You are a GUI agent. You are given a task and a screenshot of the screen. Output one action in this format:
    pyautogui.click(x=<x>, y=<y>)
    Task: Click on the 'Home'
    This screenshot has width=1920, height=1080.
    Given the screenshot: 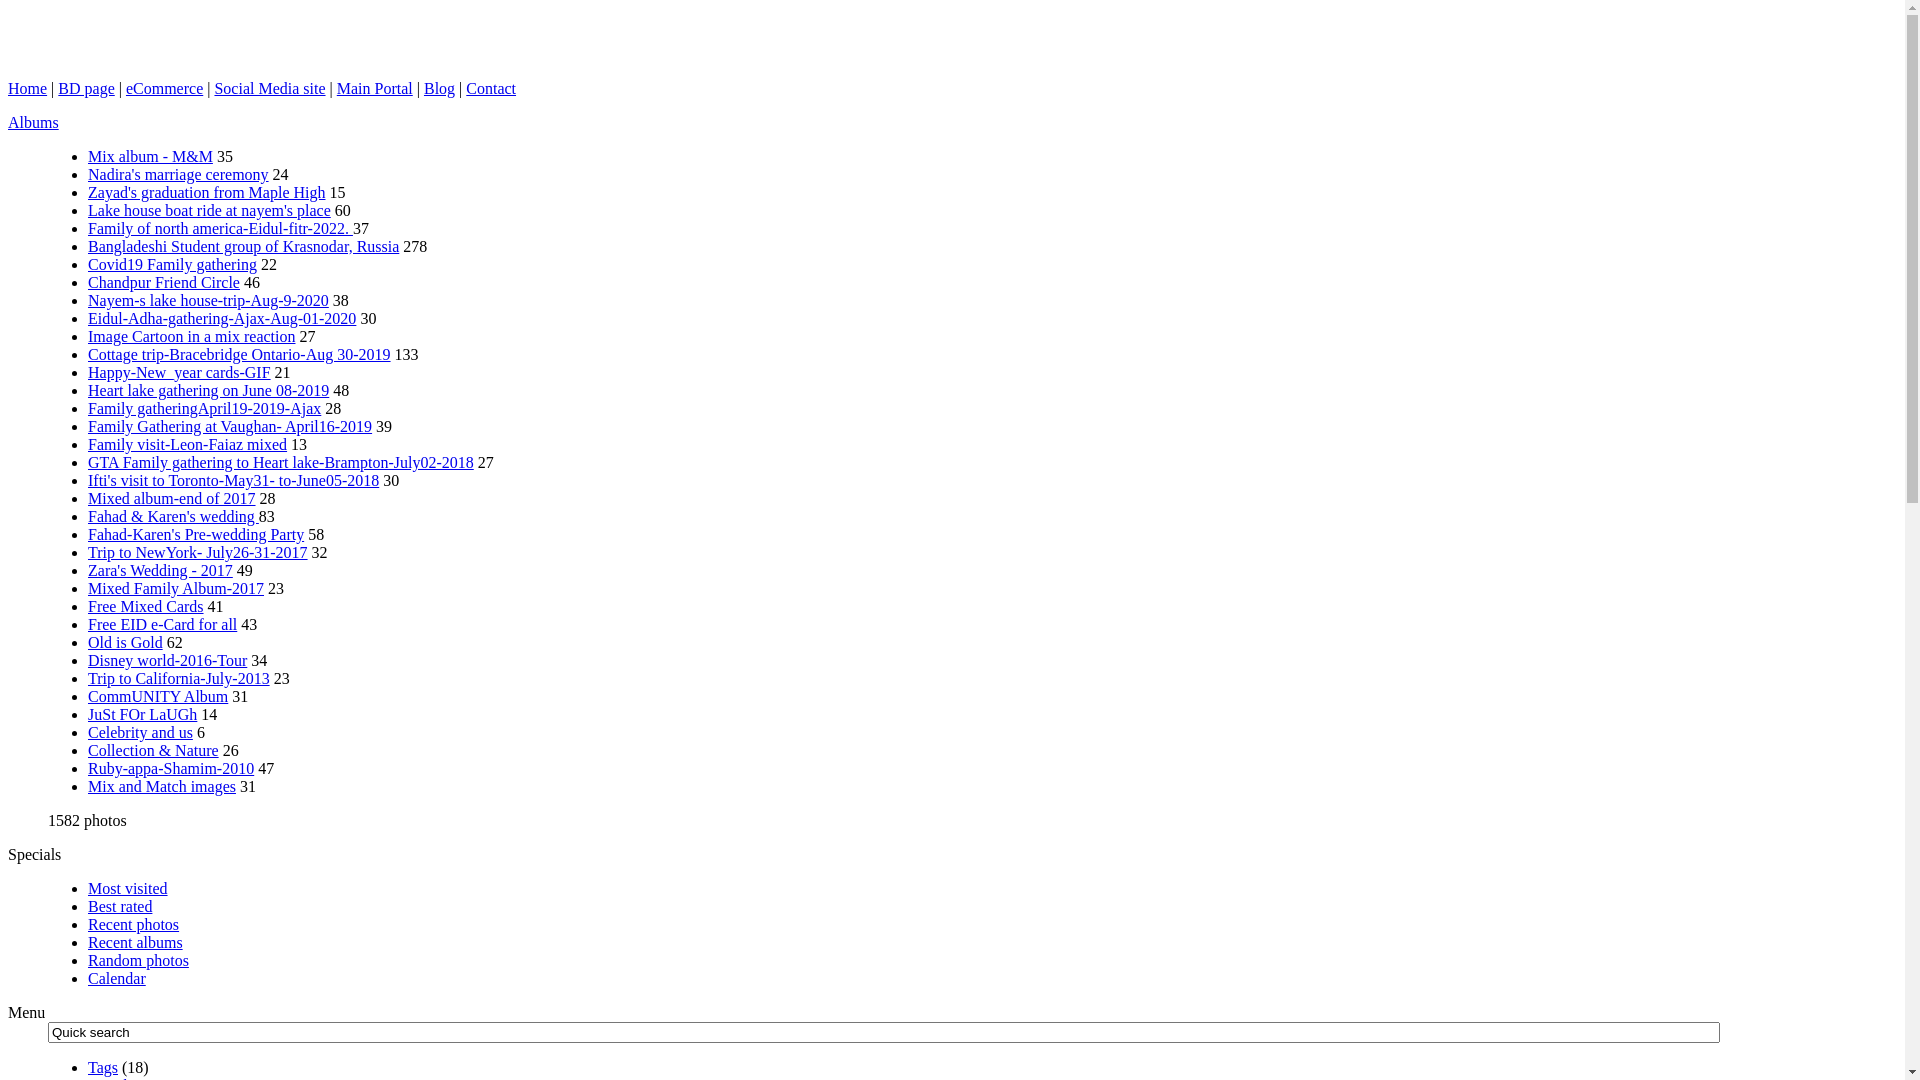 What is the action you would take?
    pyautogui.click(x=27, y=87)
    